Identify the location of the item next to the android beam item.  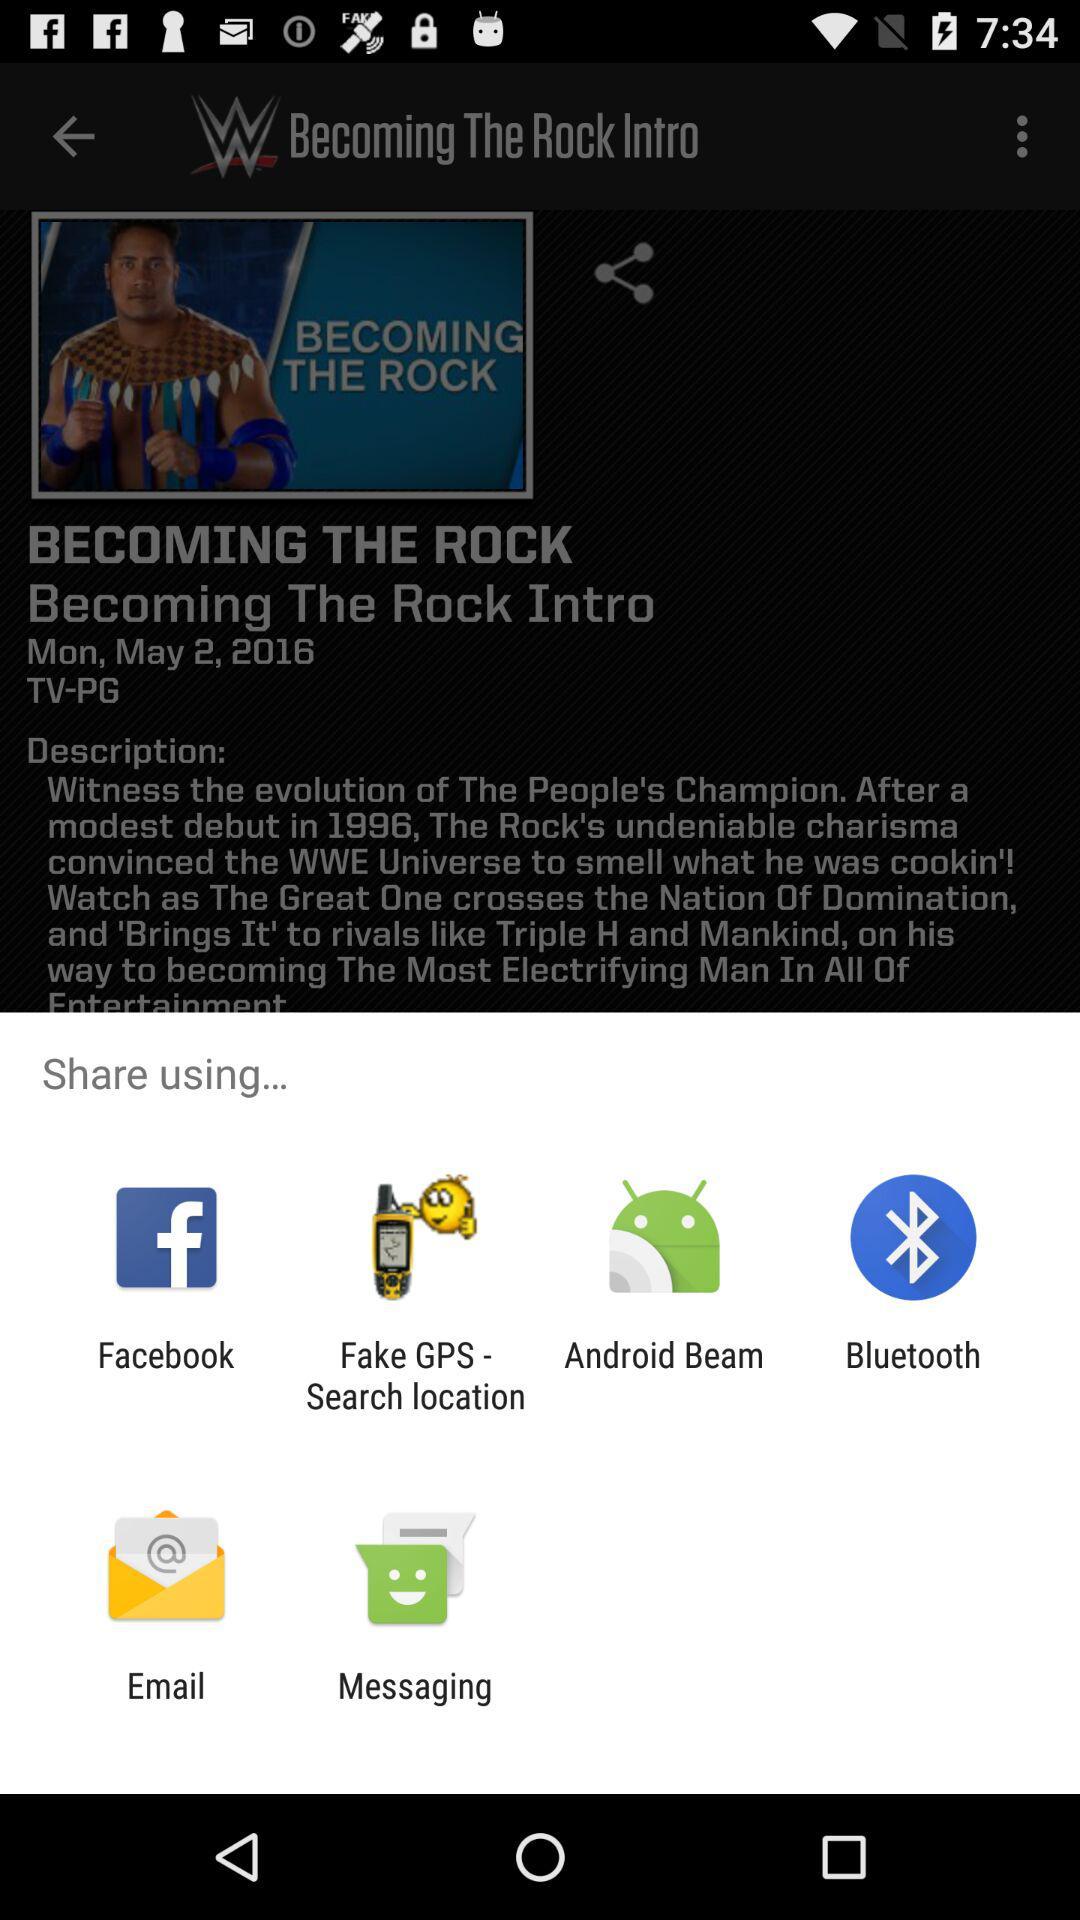
(913, 1374).